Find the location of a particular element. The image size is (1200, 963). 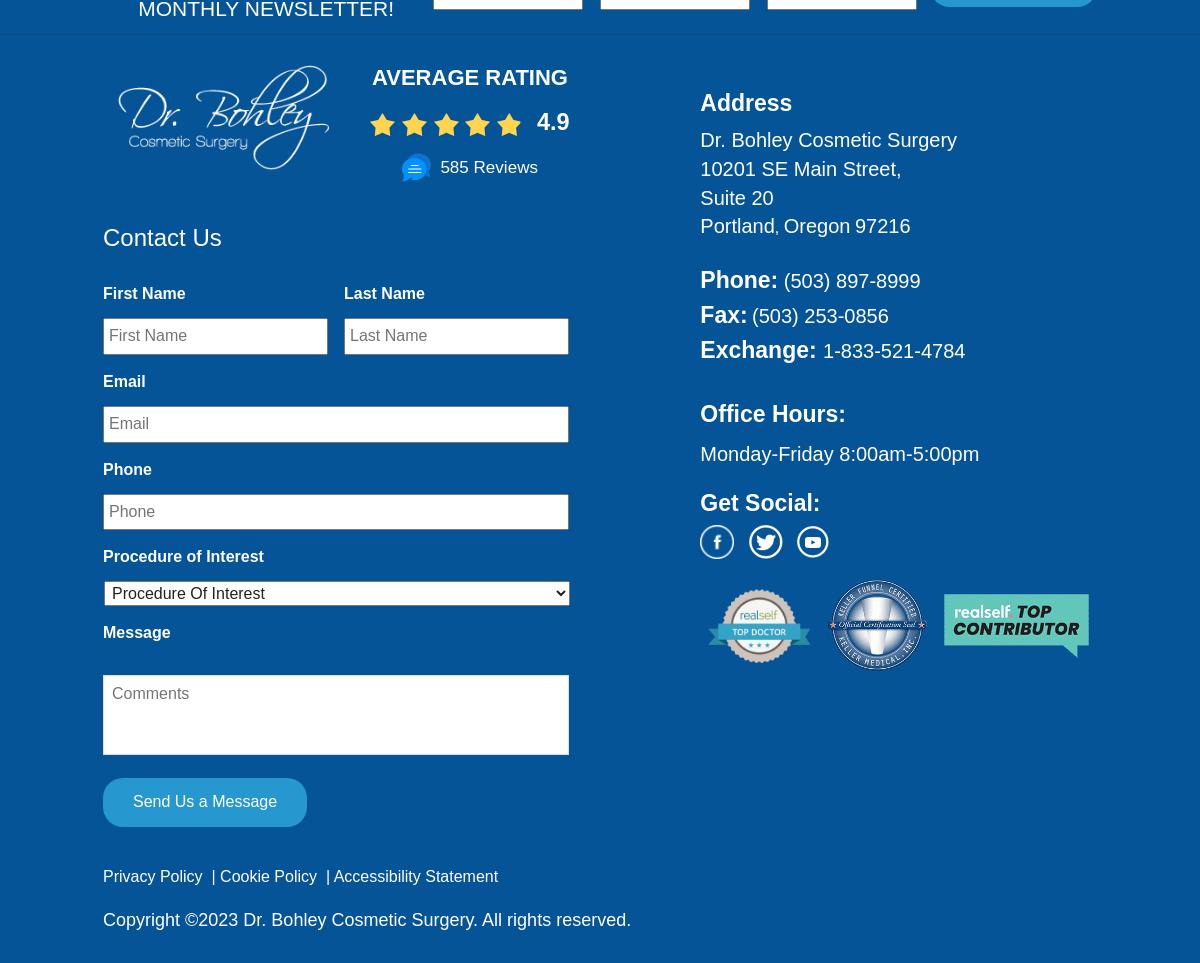

'Copyright ©' is located at coordinates (150, 918).